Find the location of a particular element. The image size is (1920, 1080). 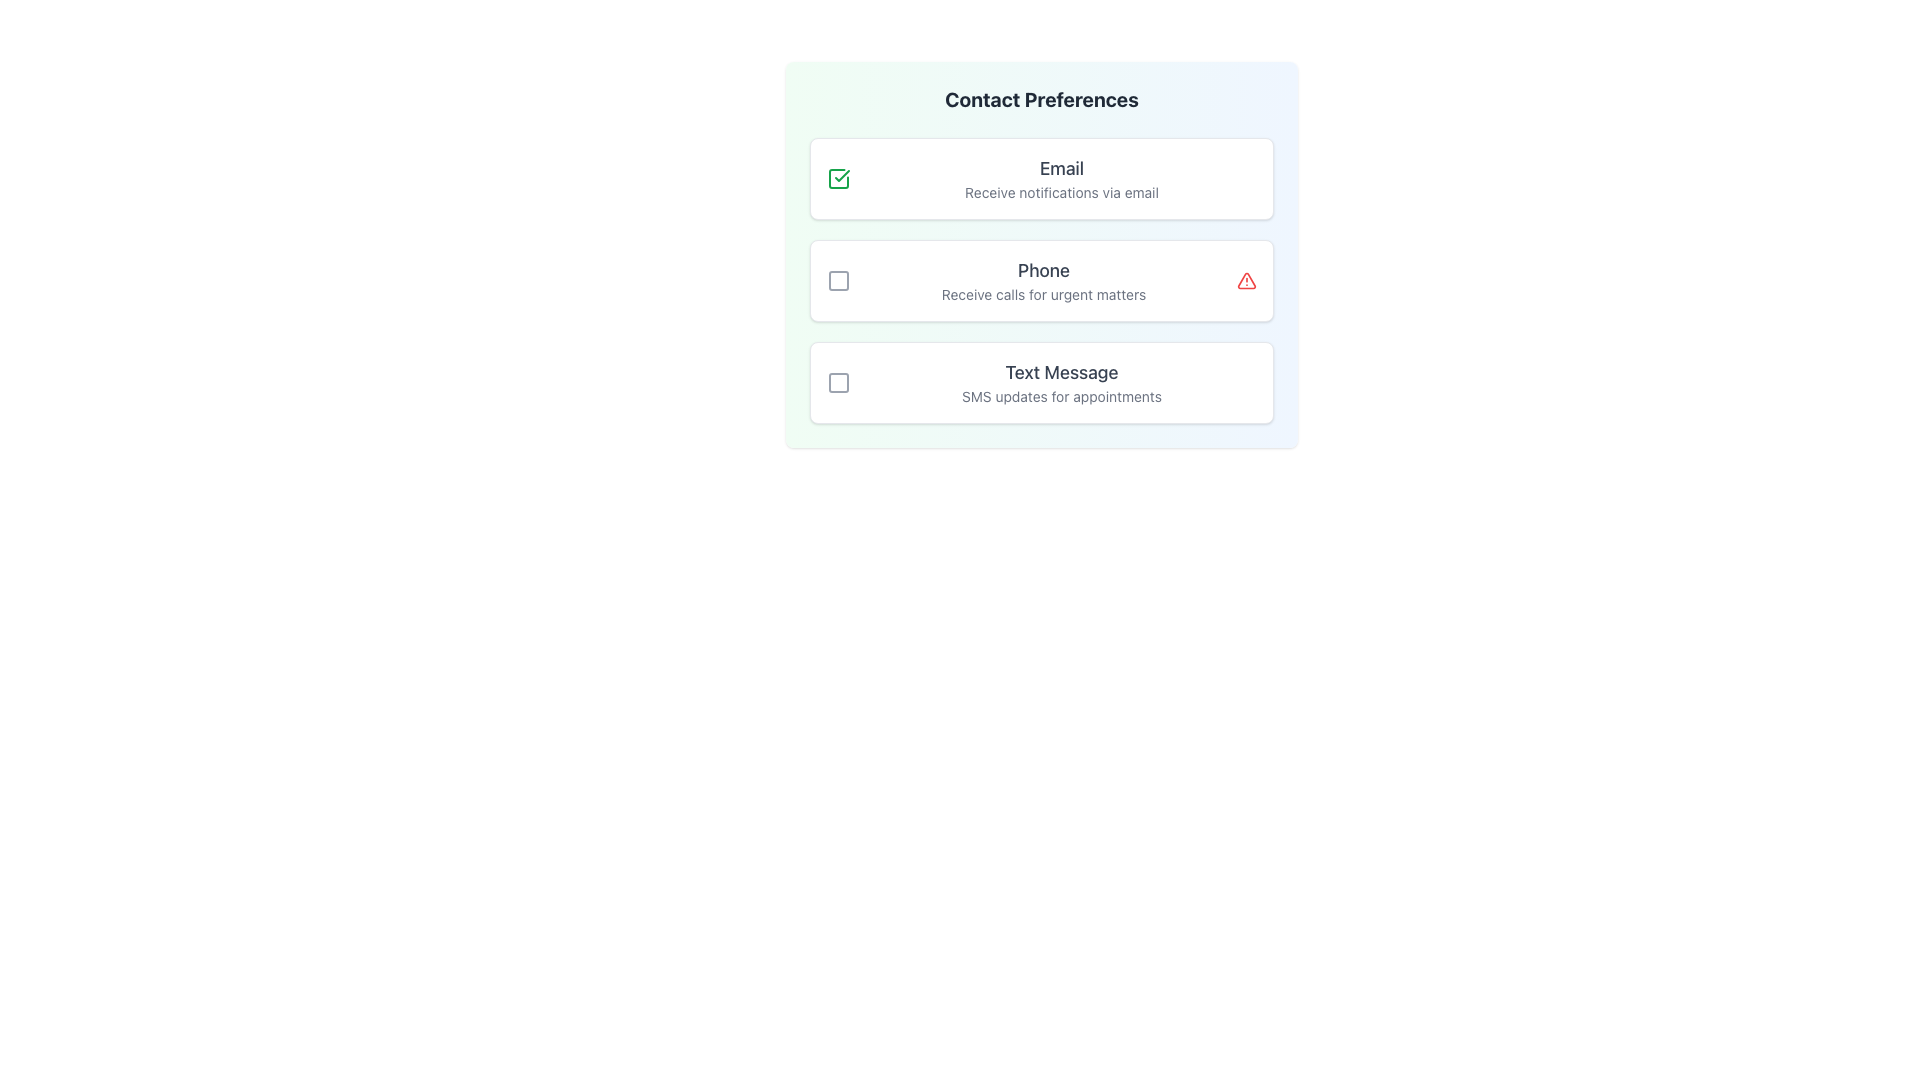

the descriptive text label reading 'SMS updates for appointments' that is styled in gray and positioned under the 'Text Message' heading is located at coordinates (1060, 397).